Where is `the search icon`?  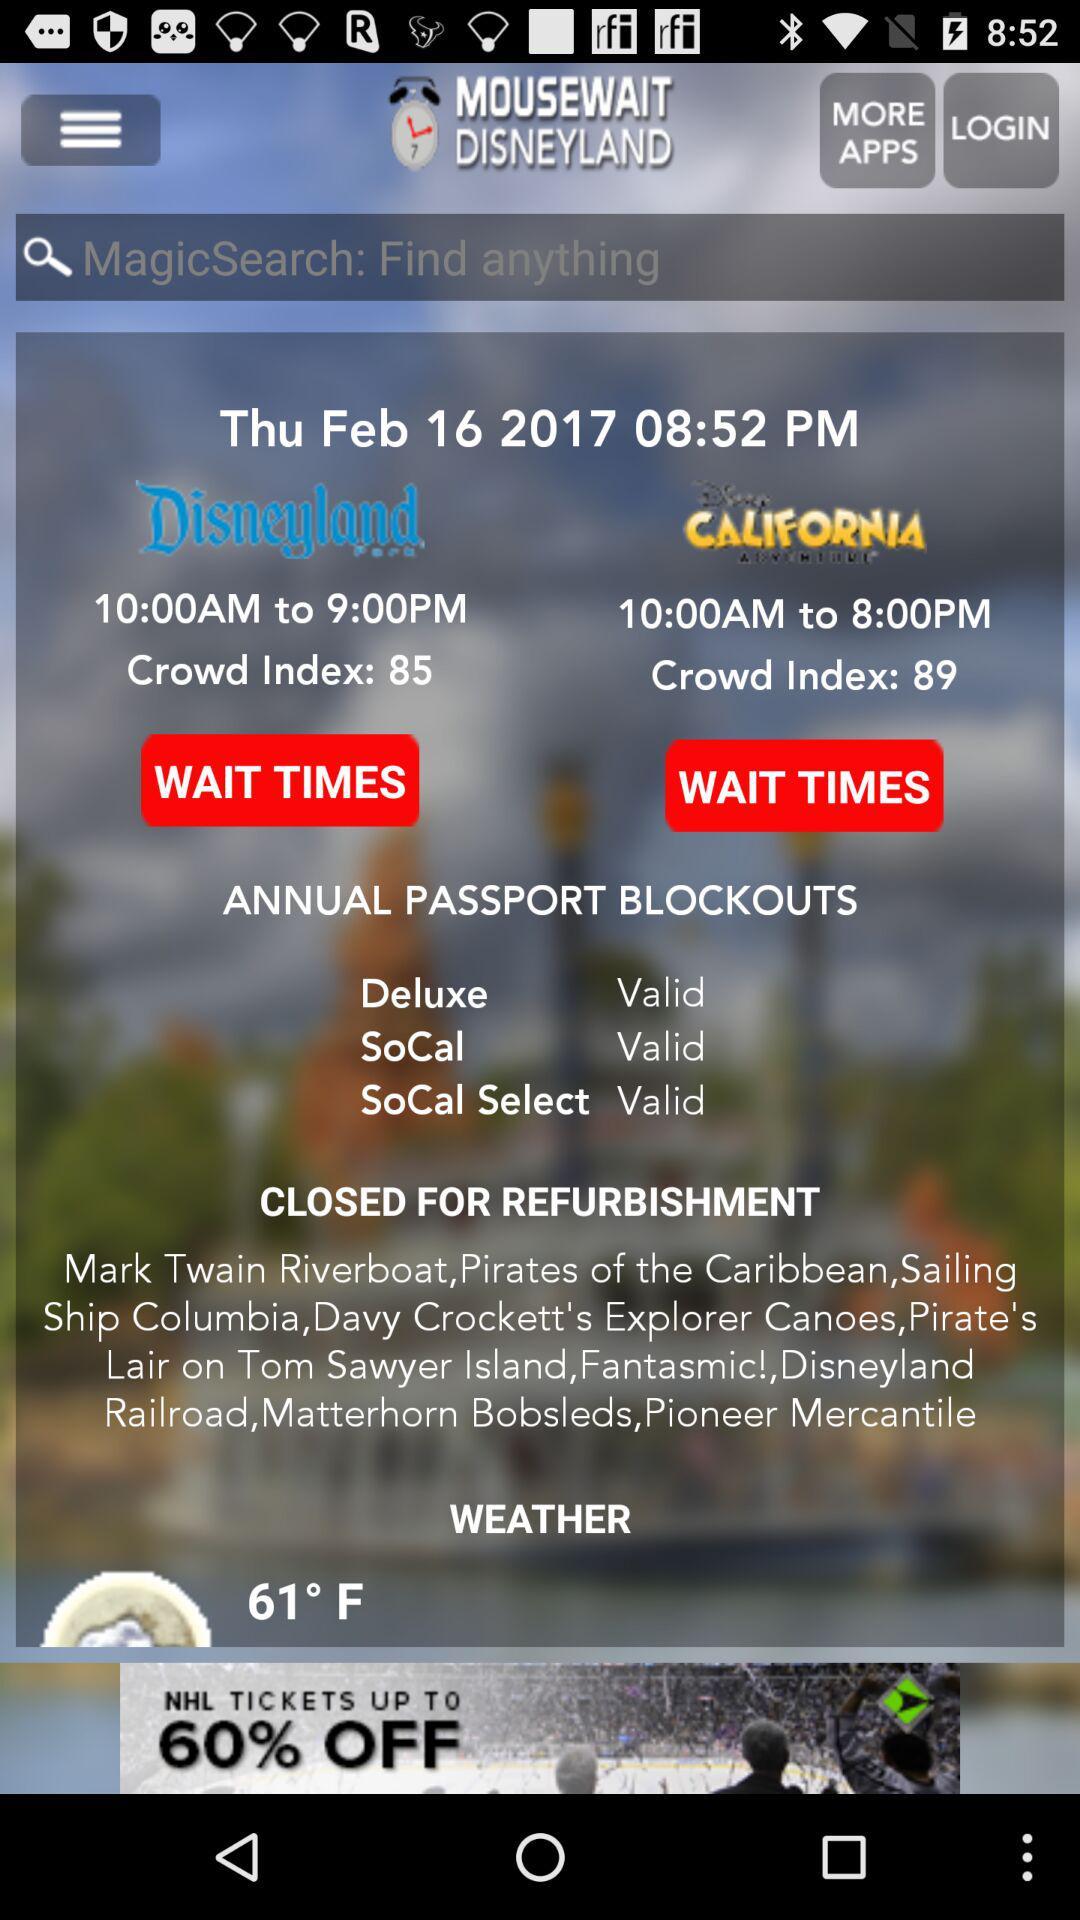
the search icon is located at coordinates (46, 274).